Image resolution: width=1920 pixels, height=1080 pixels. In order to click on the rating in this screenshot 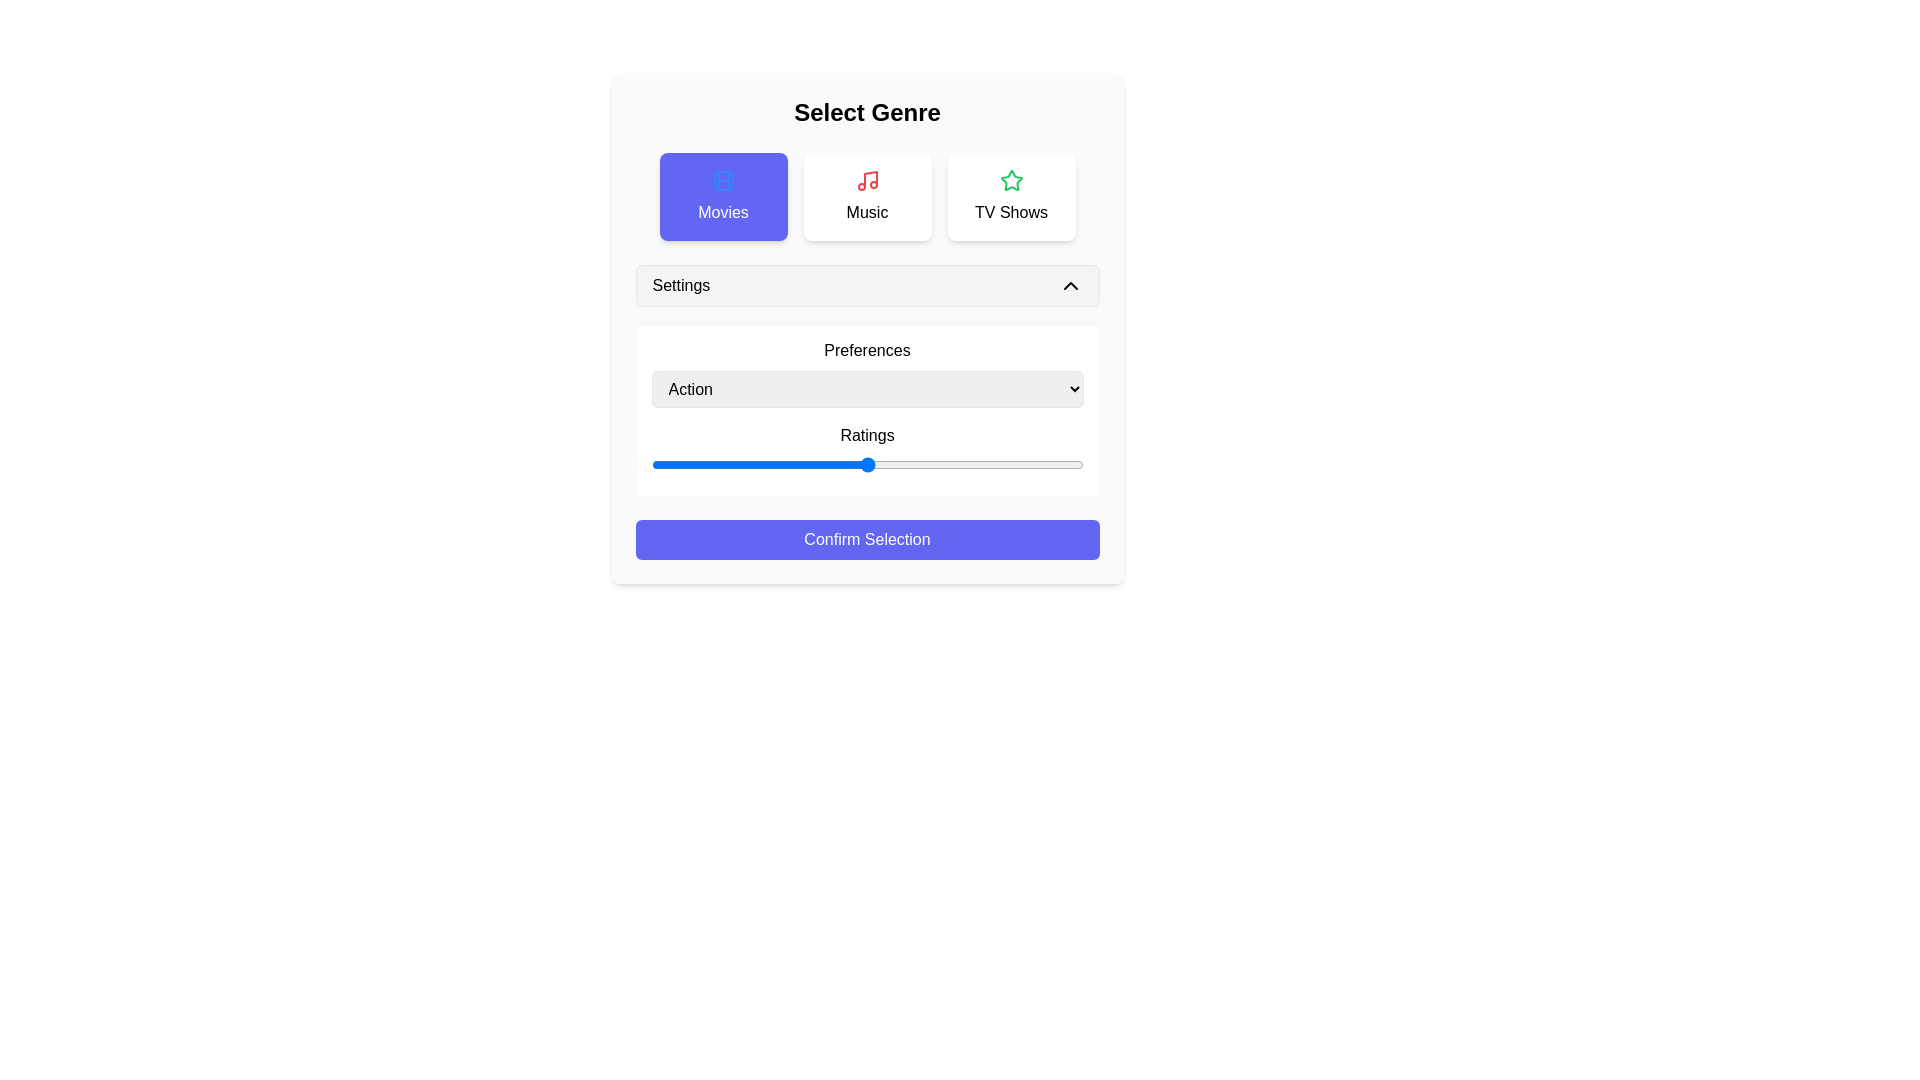, I will do `click(716, 465)`.